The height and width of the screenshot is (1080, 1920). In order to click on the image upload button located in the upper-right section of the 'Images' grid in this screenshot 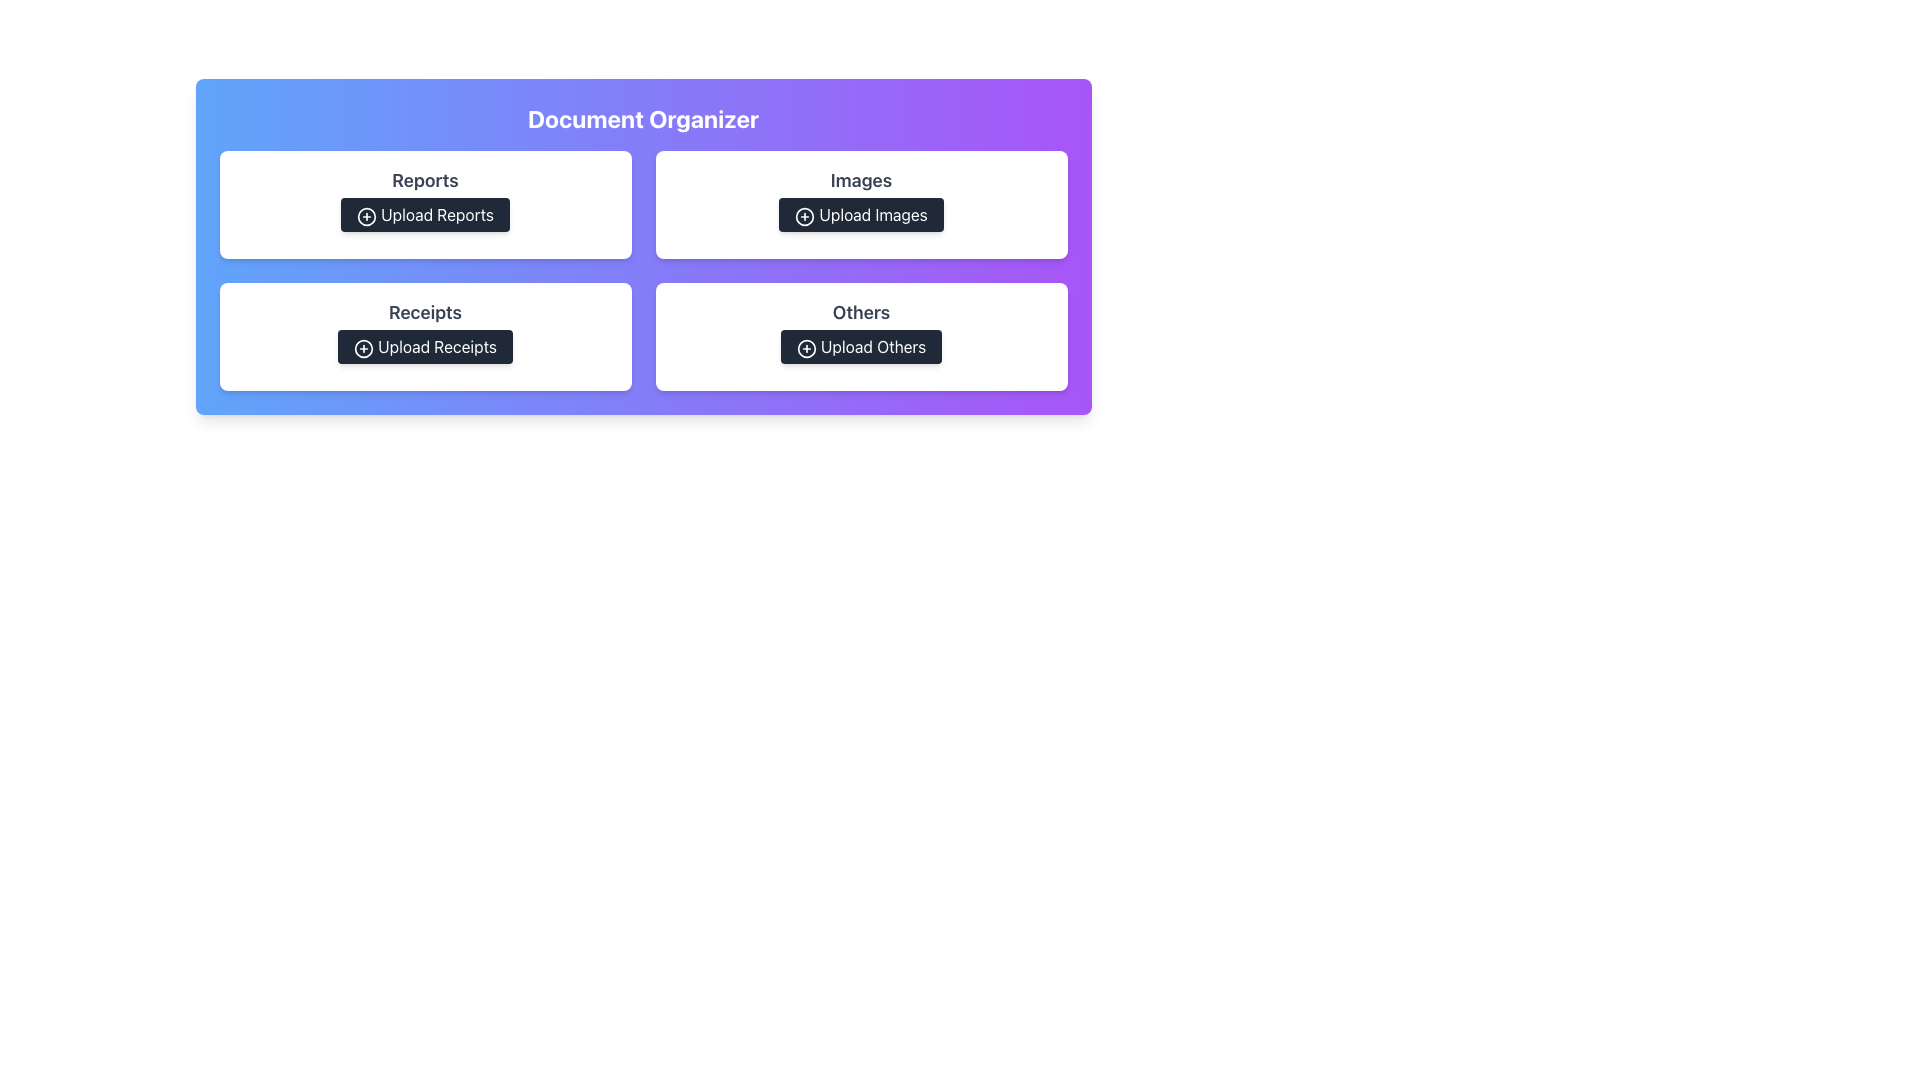, I will do `click(861, 215)`.